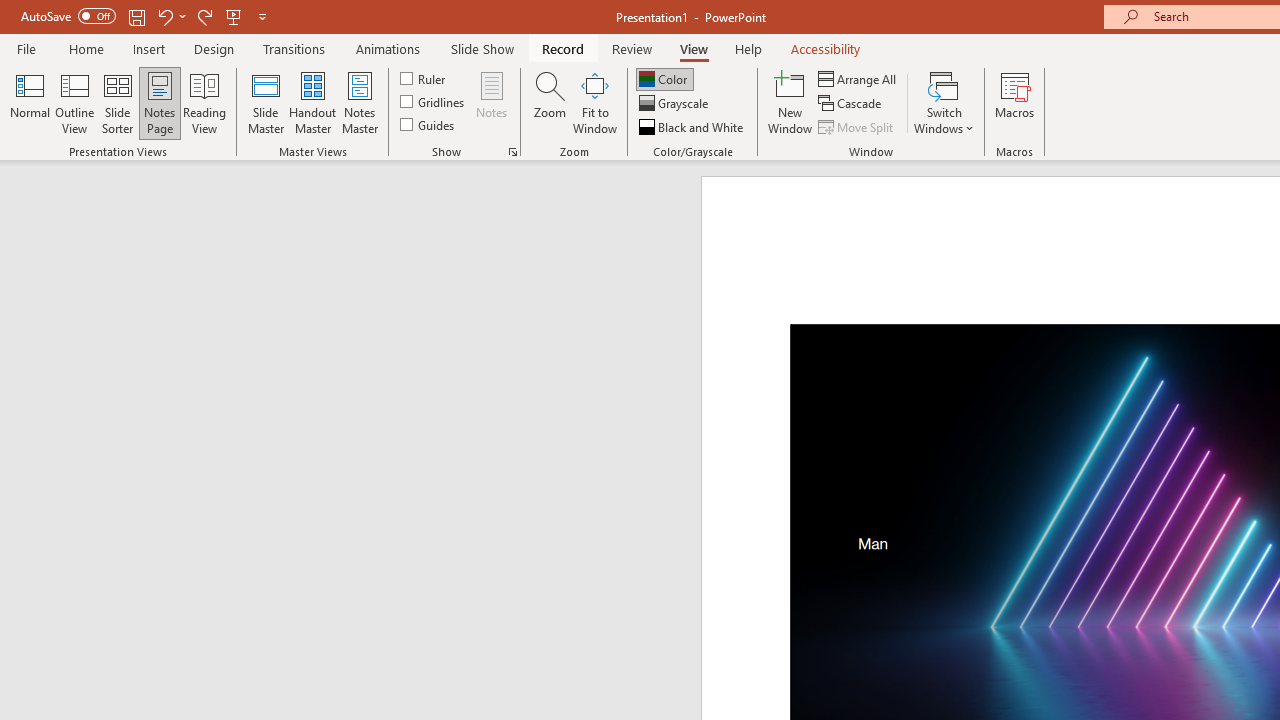  What do you see at coordinates (74, 103) in the screenshot?
I see `'Outline View'` at bounding box center [74, 103].